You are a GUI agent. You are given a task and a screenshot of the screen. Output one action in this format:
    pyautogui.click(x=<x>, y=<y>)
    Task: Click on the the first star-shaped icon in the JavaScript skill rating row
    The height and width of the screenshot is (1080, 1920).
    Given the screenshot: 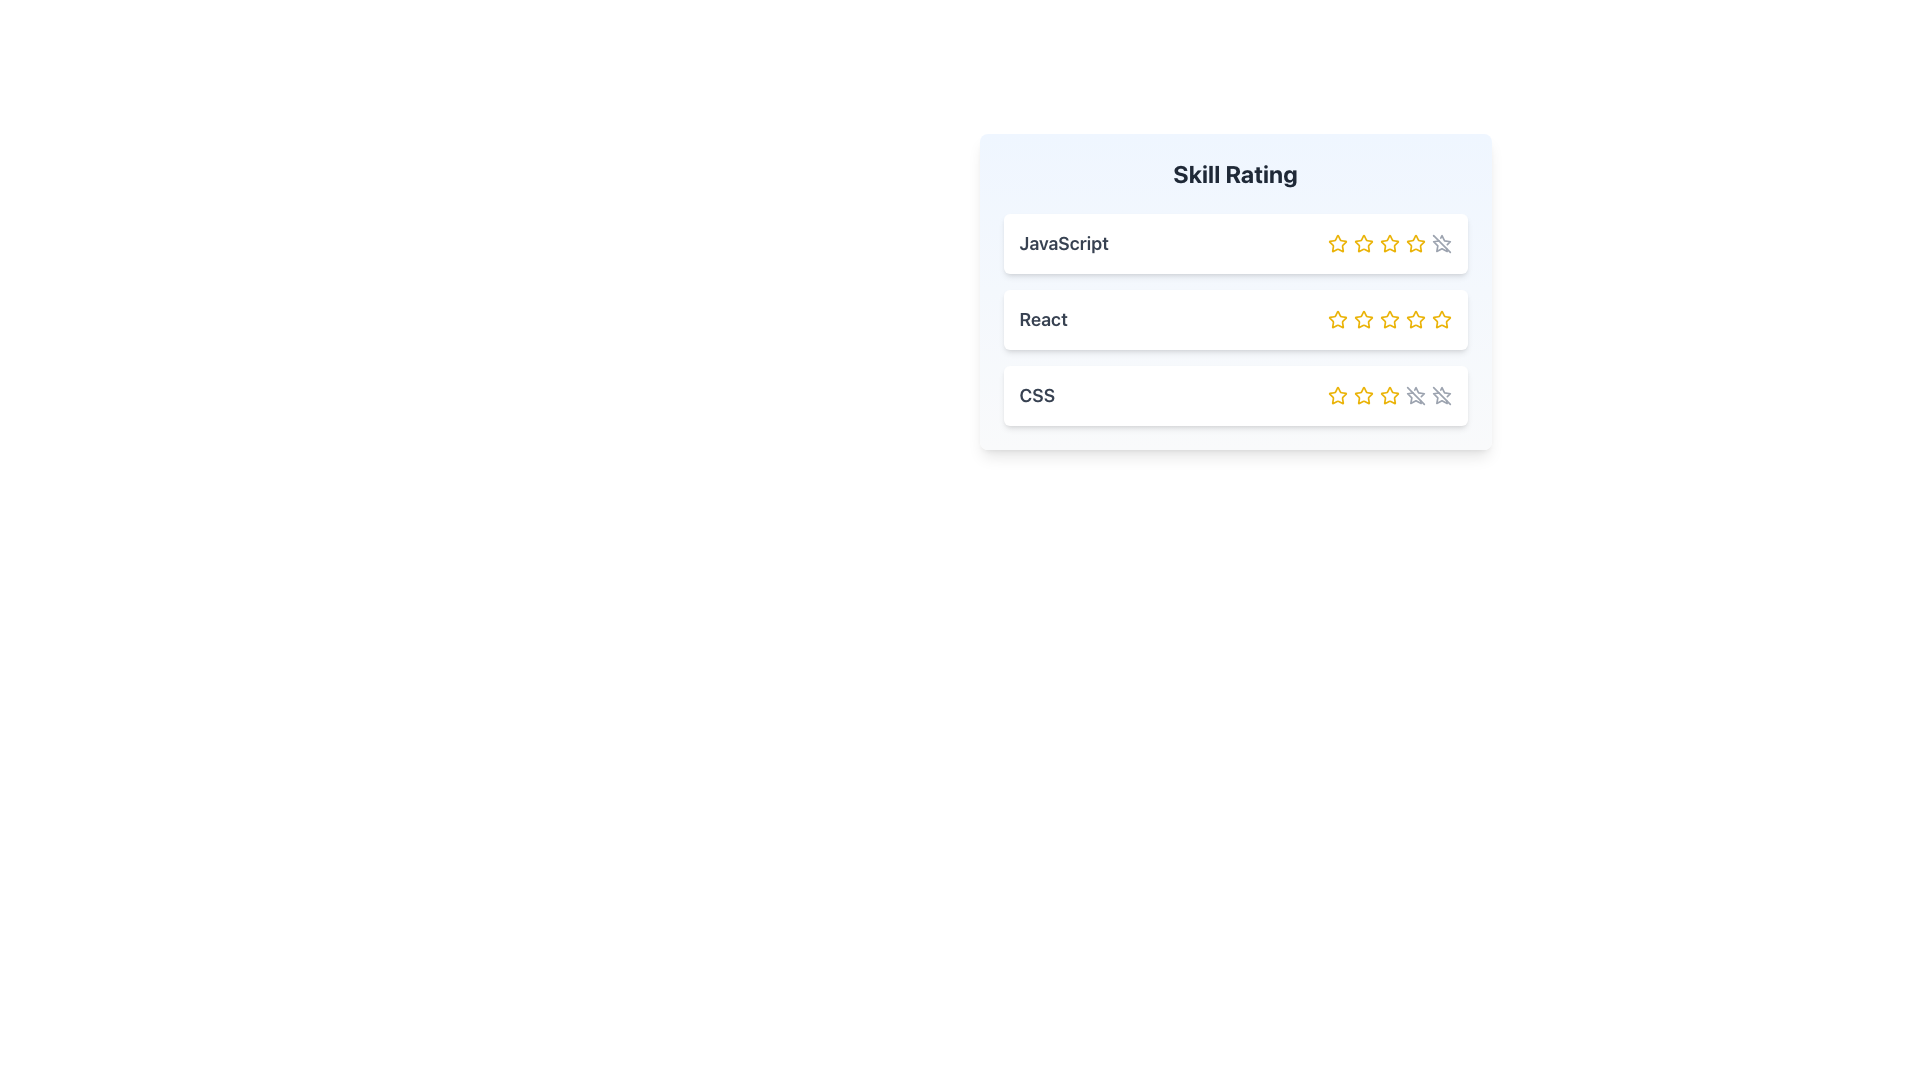 What is the action you would take?
    pyautogui.click(x=1337, y=242)
    